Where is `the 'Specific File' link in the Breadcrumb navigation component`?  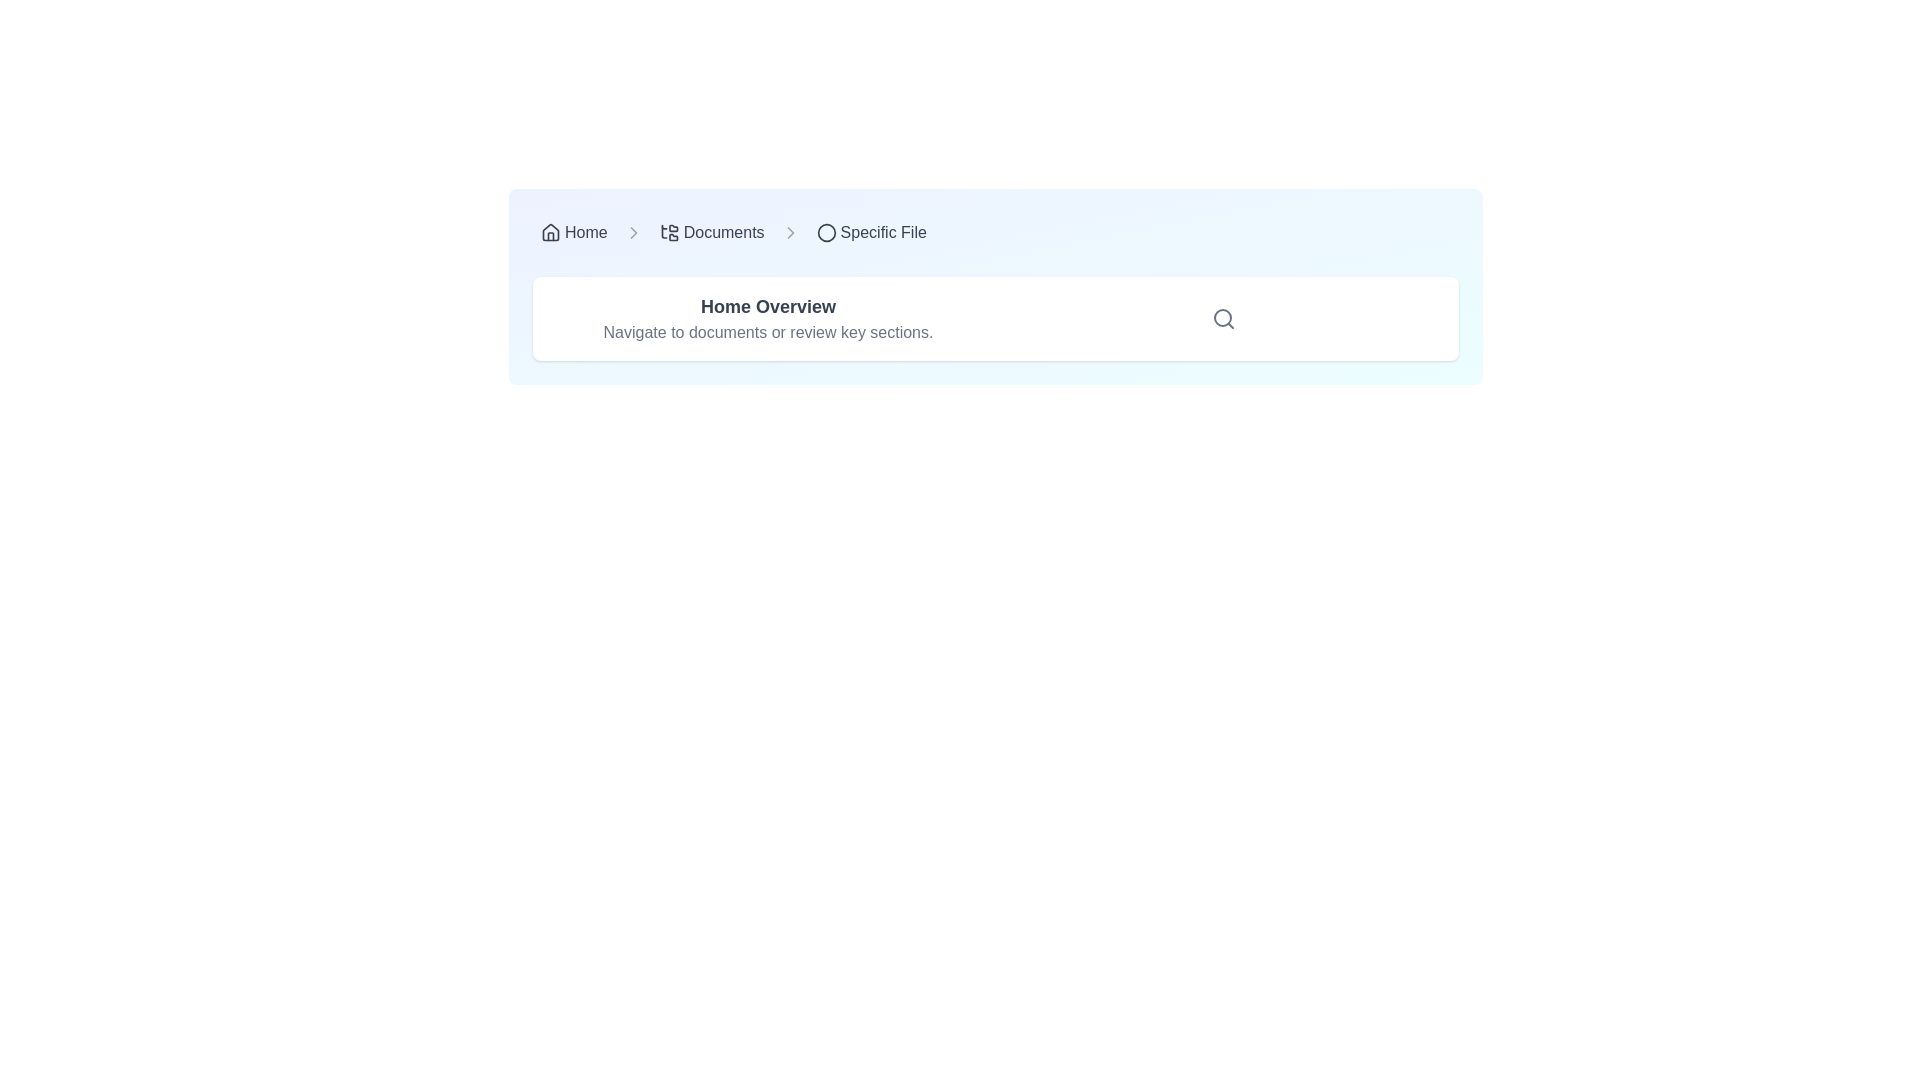
the 'Specific File' link in the Breadcrumb navigation component is located at coordinates (996, 231).